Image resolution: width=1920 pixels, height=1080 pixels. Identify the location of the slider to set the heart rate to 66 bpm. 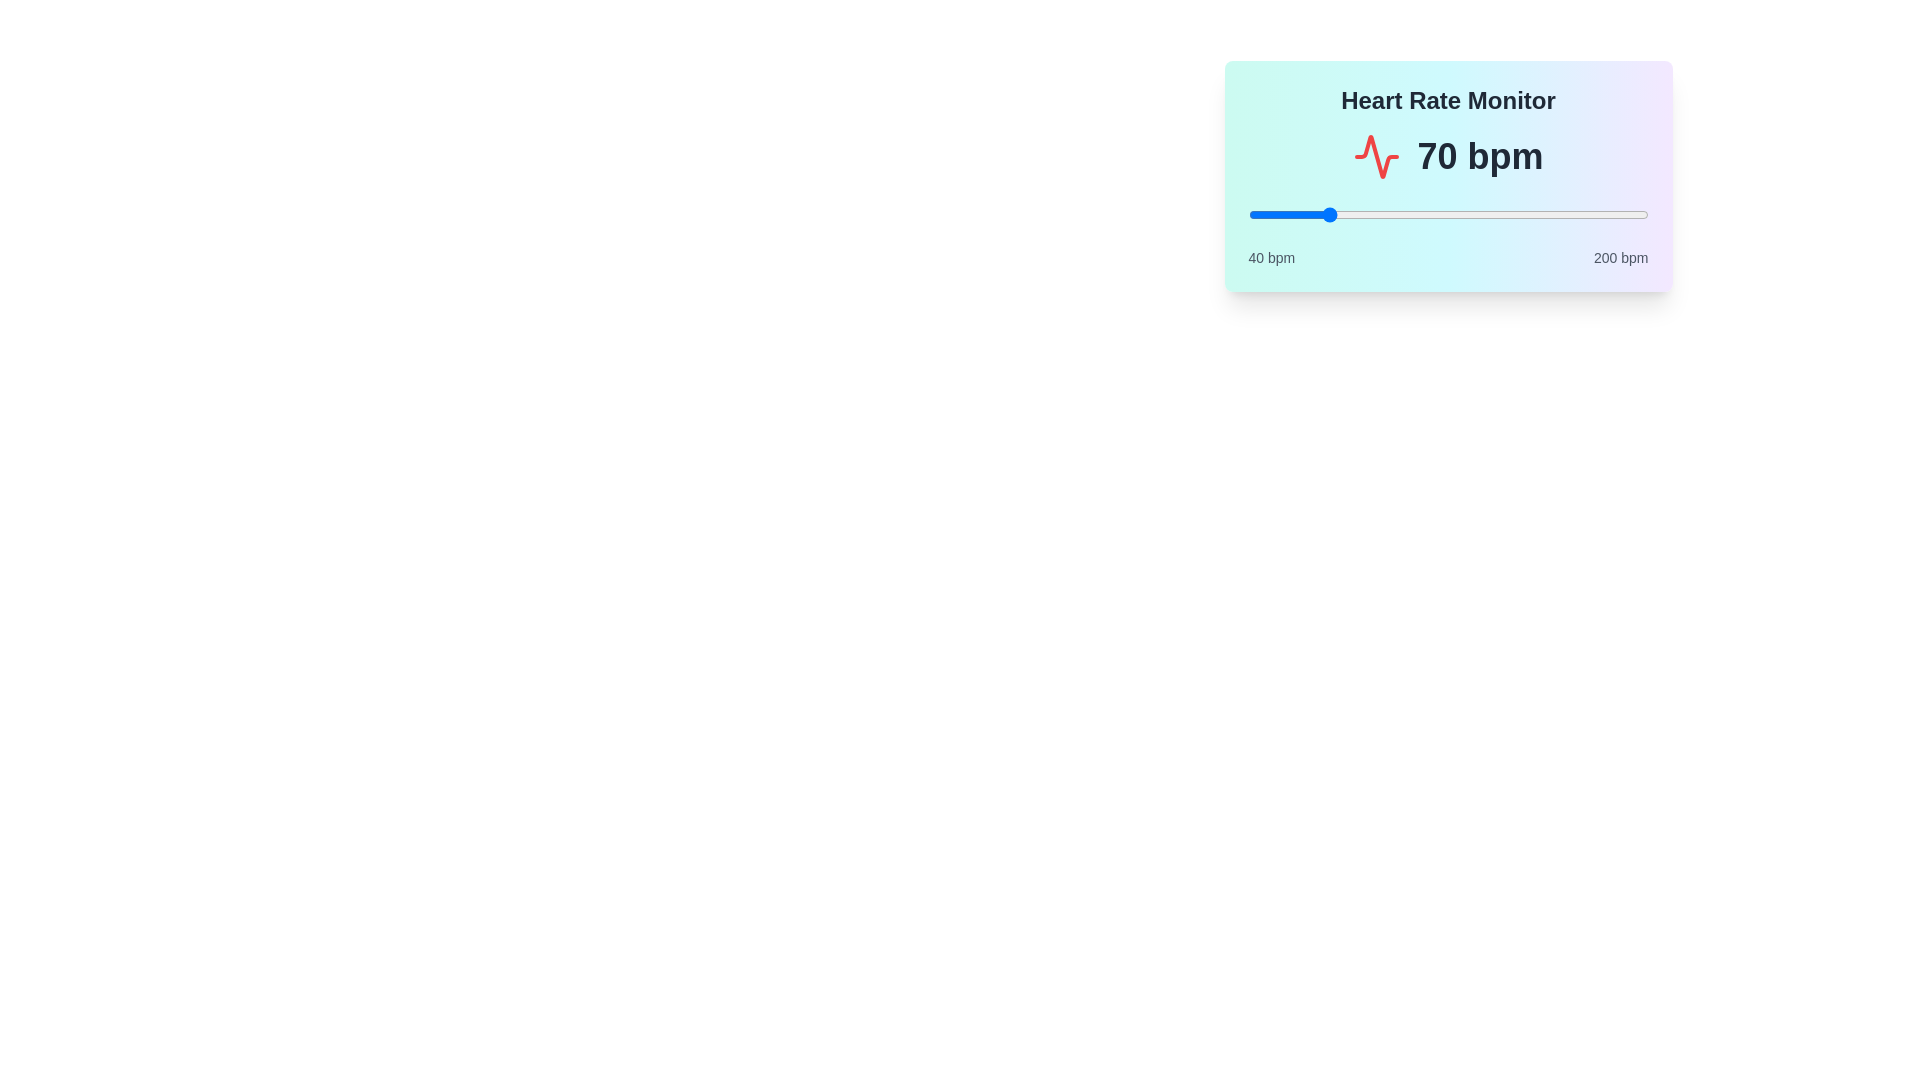
(1313, 215).